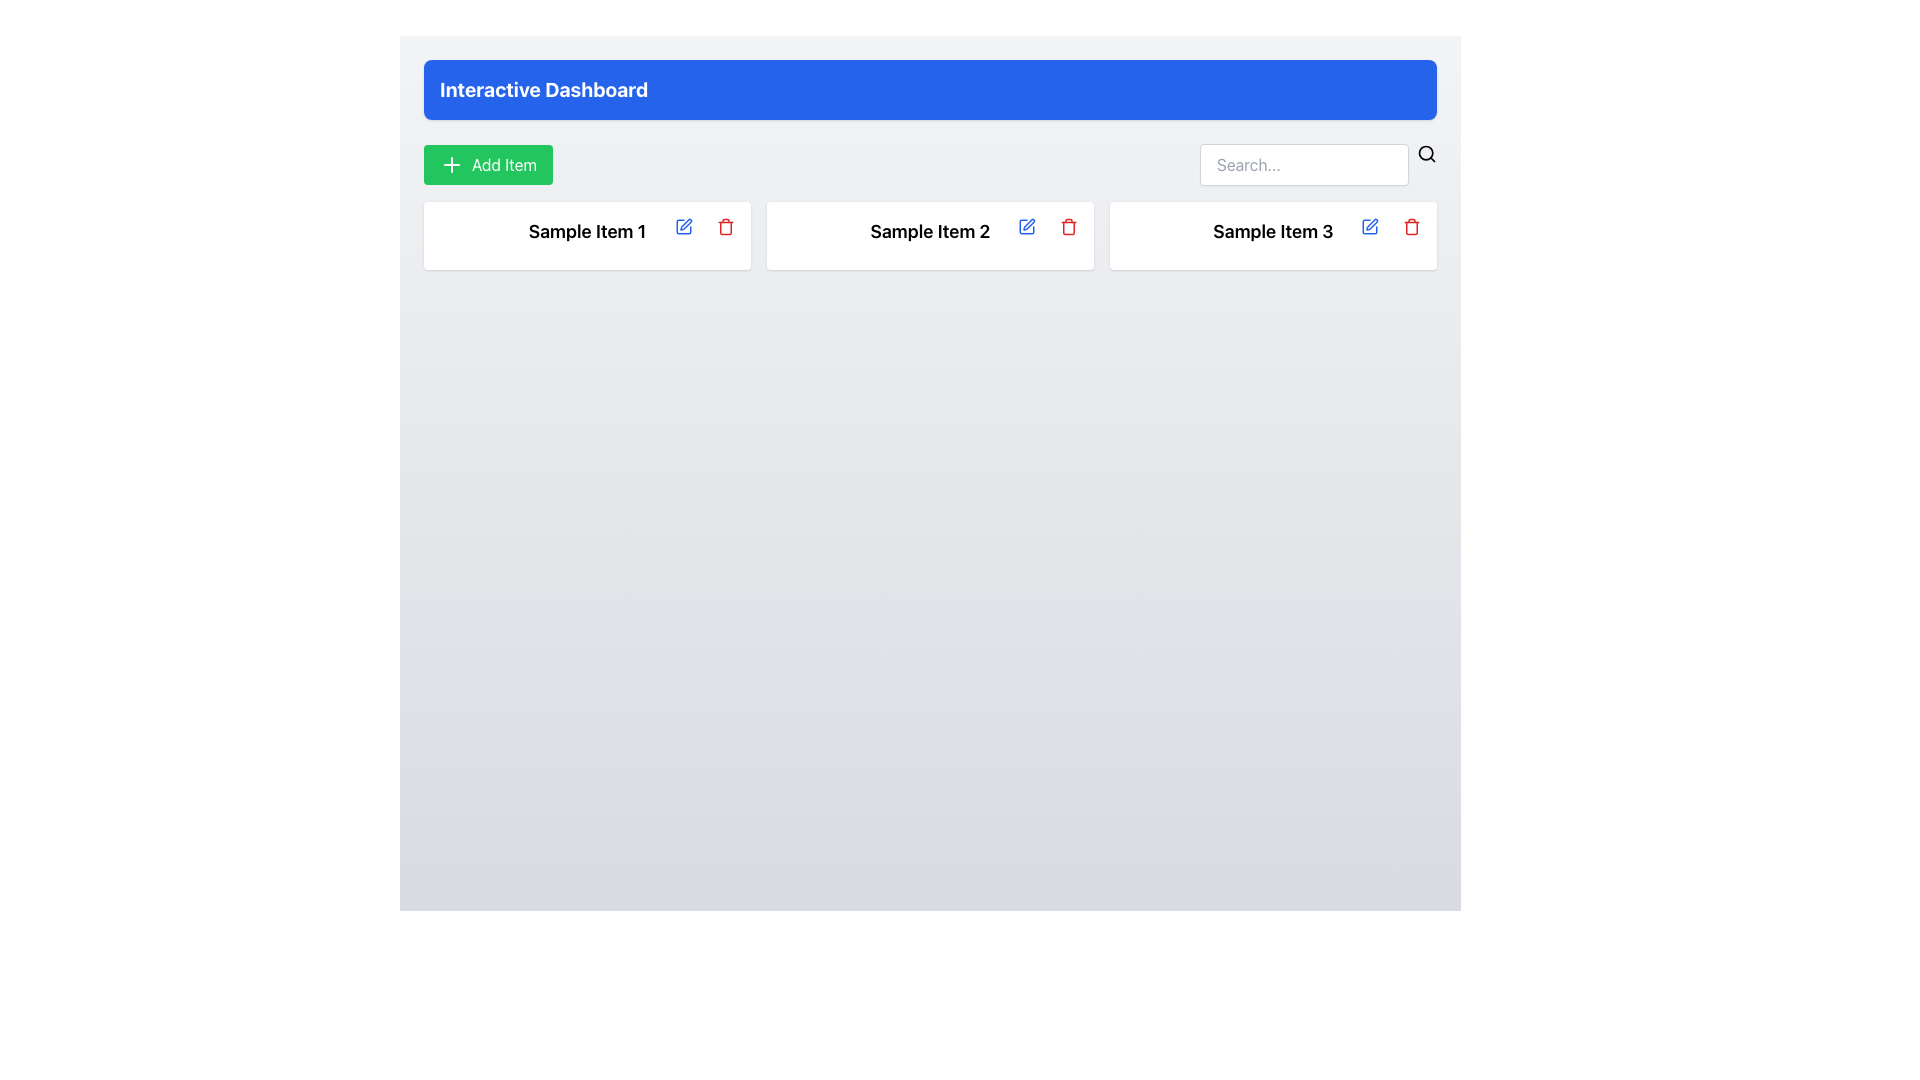 This screenshot has height=1080, width=1920. What do you see at coordinates (1371, 224) in the screenshot?
I see `the edit icon, which is a small SVG icon resembling a pen, located to the right of the text 'Sample Item 3' in the interface layout` at bounding box center [1371, 224].